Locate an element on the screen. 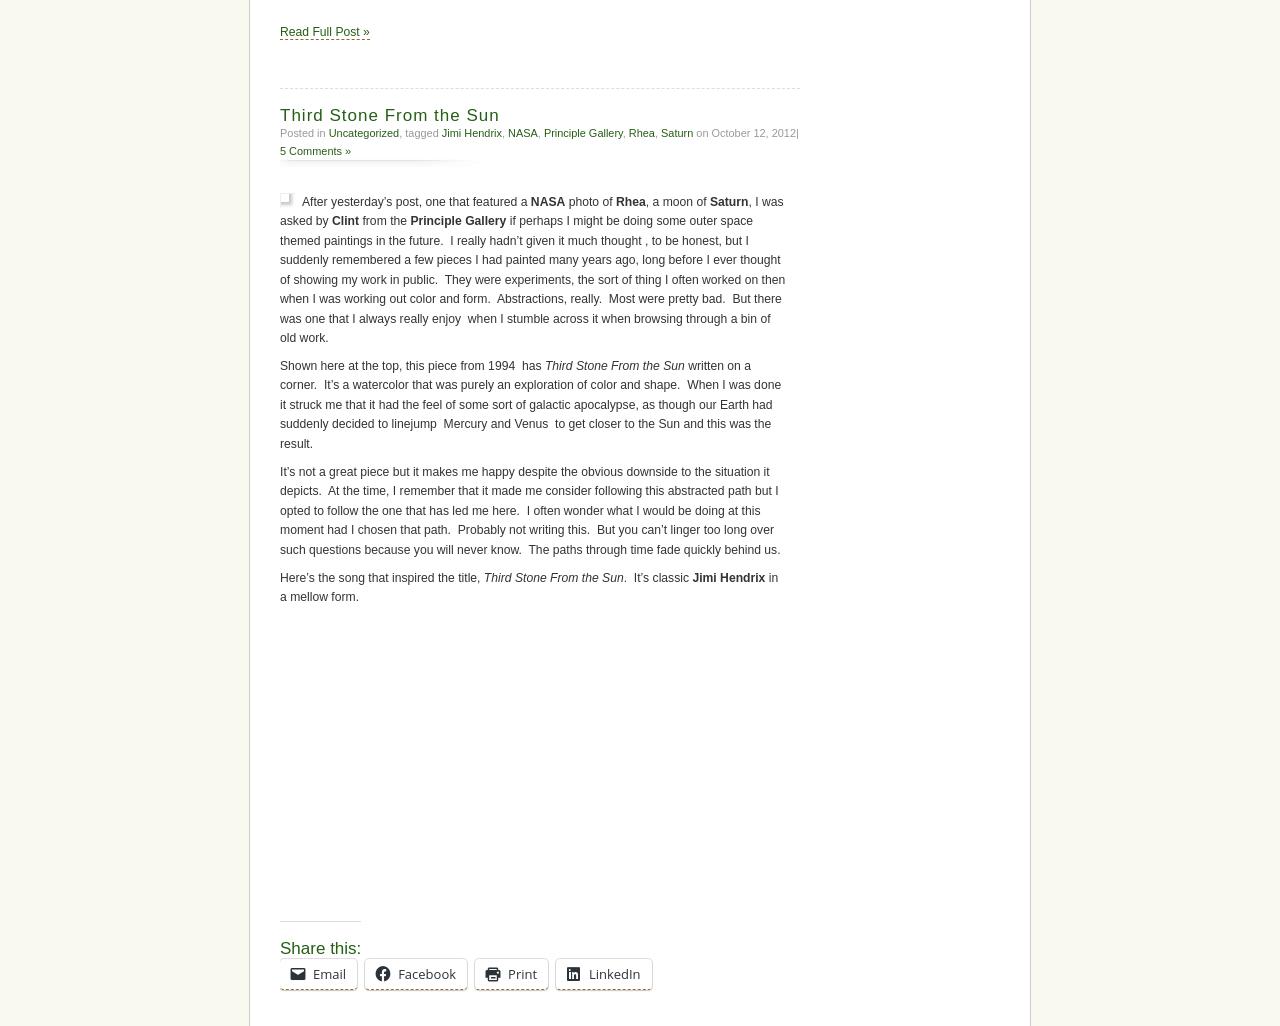 The height and width of the screenshot is (1026, 1280). ', a moon of' is located at coordinates (621, 657).